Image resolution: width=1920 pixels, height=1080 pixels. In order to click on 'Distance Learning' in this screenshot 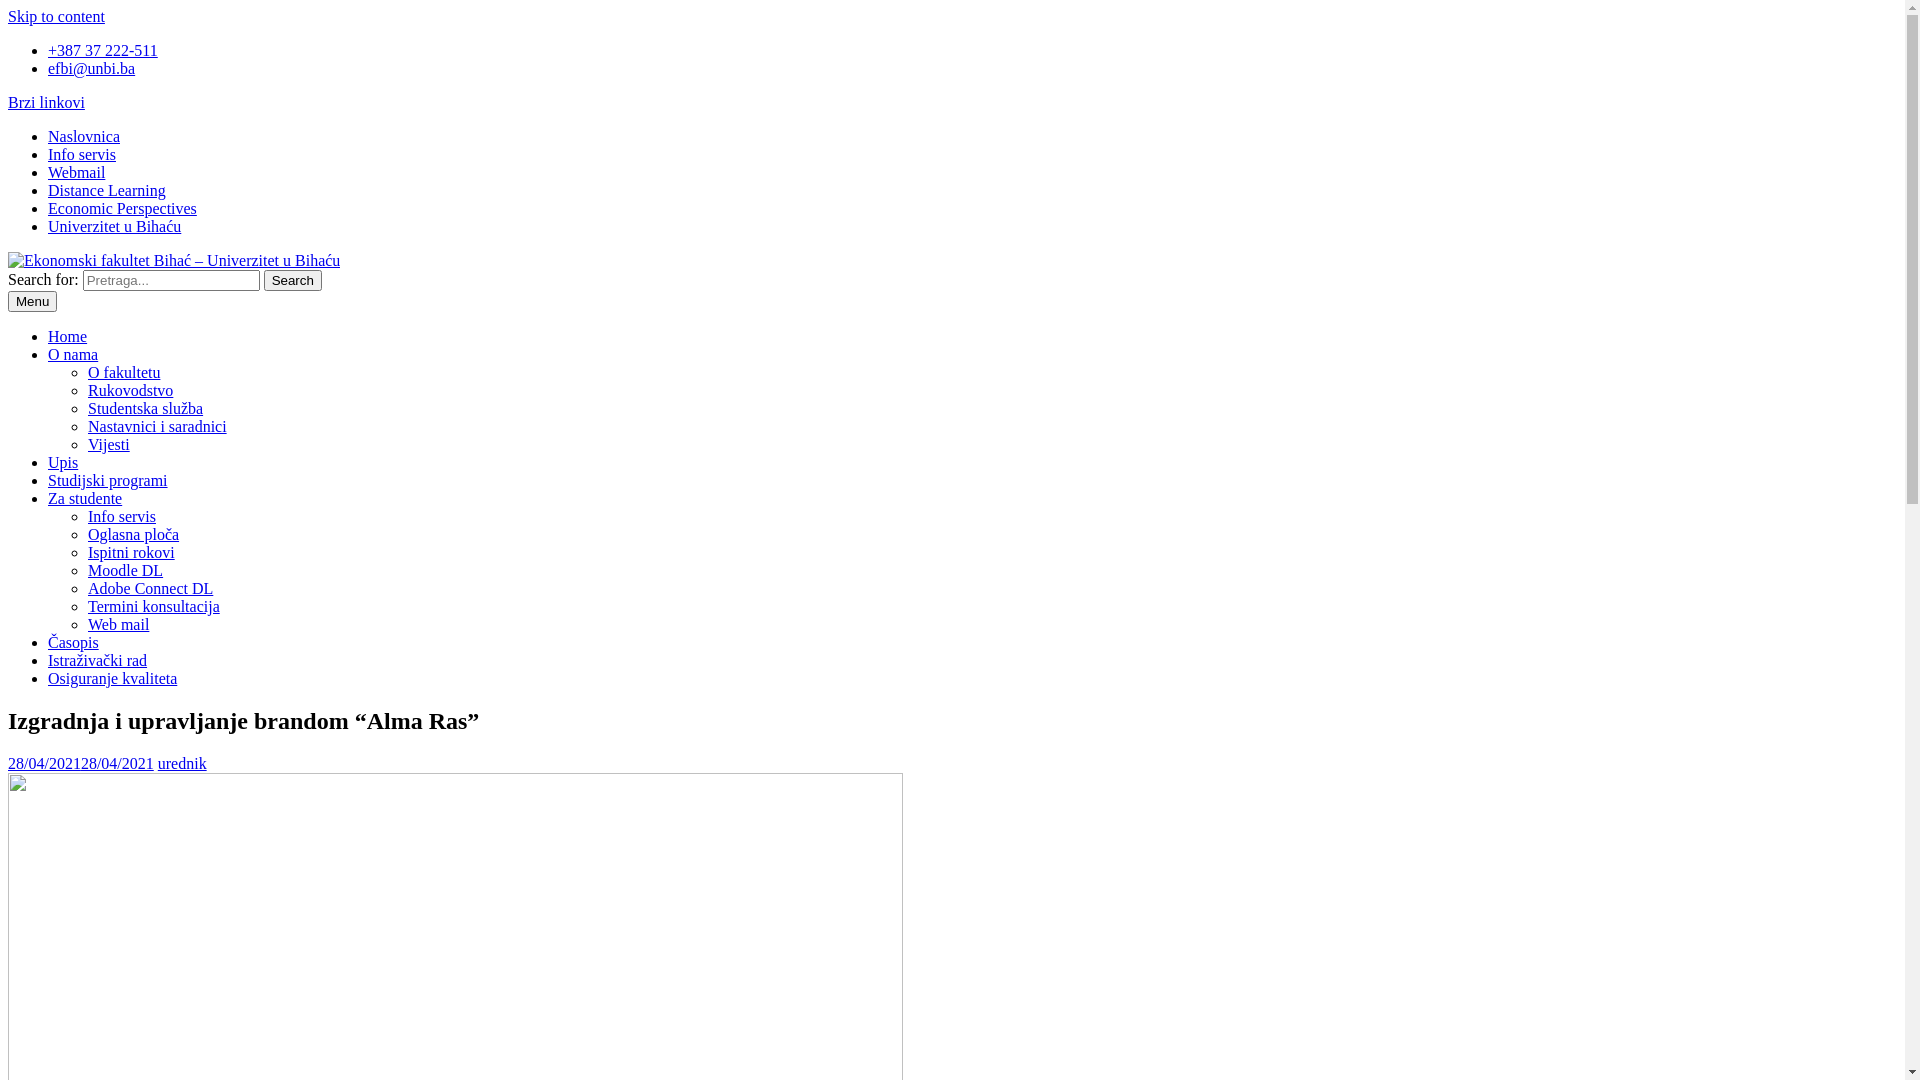, I will do `click(105, 190)`.